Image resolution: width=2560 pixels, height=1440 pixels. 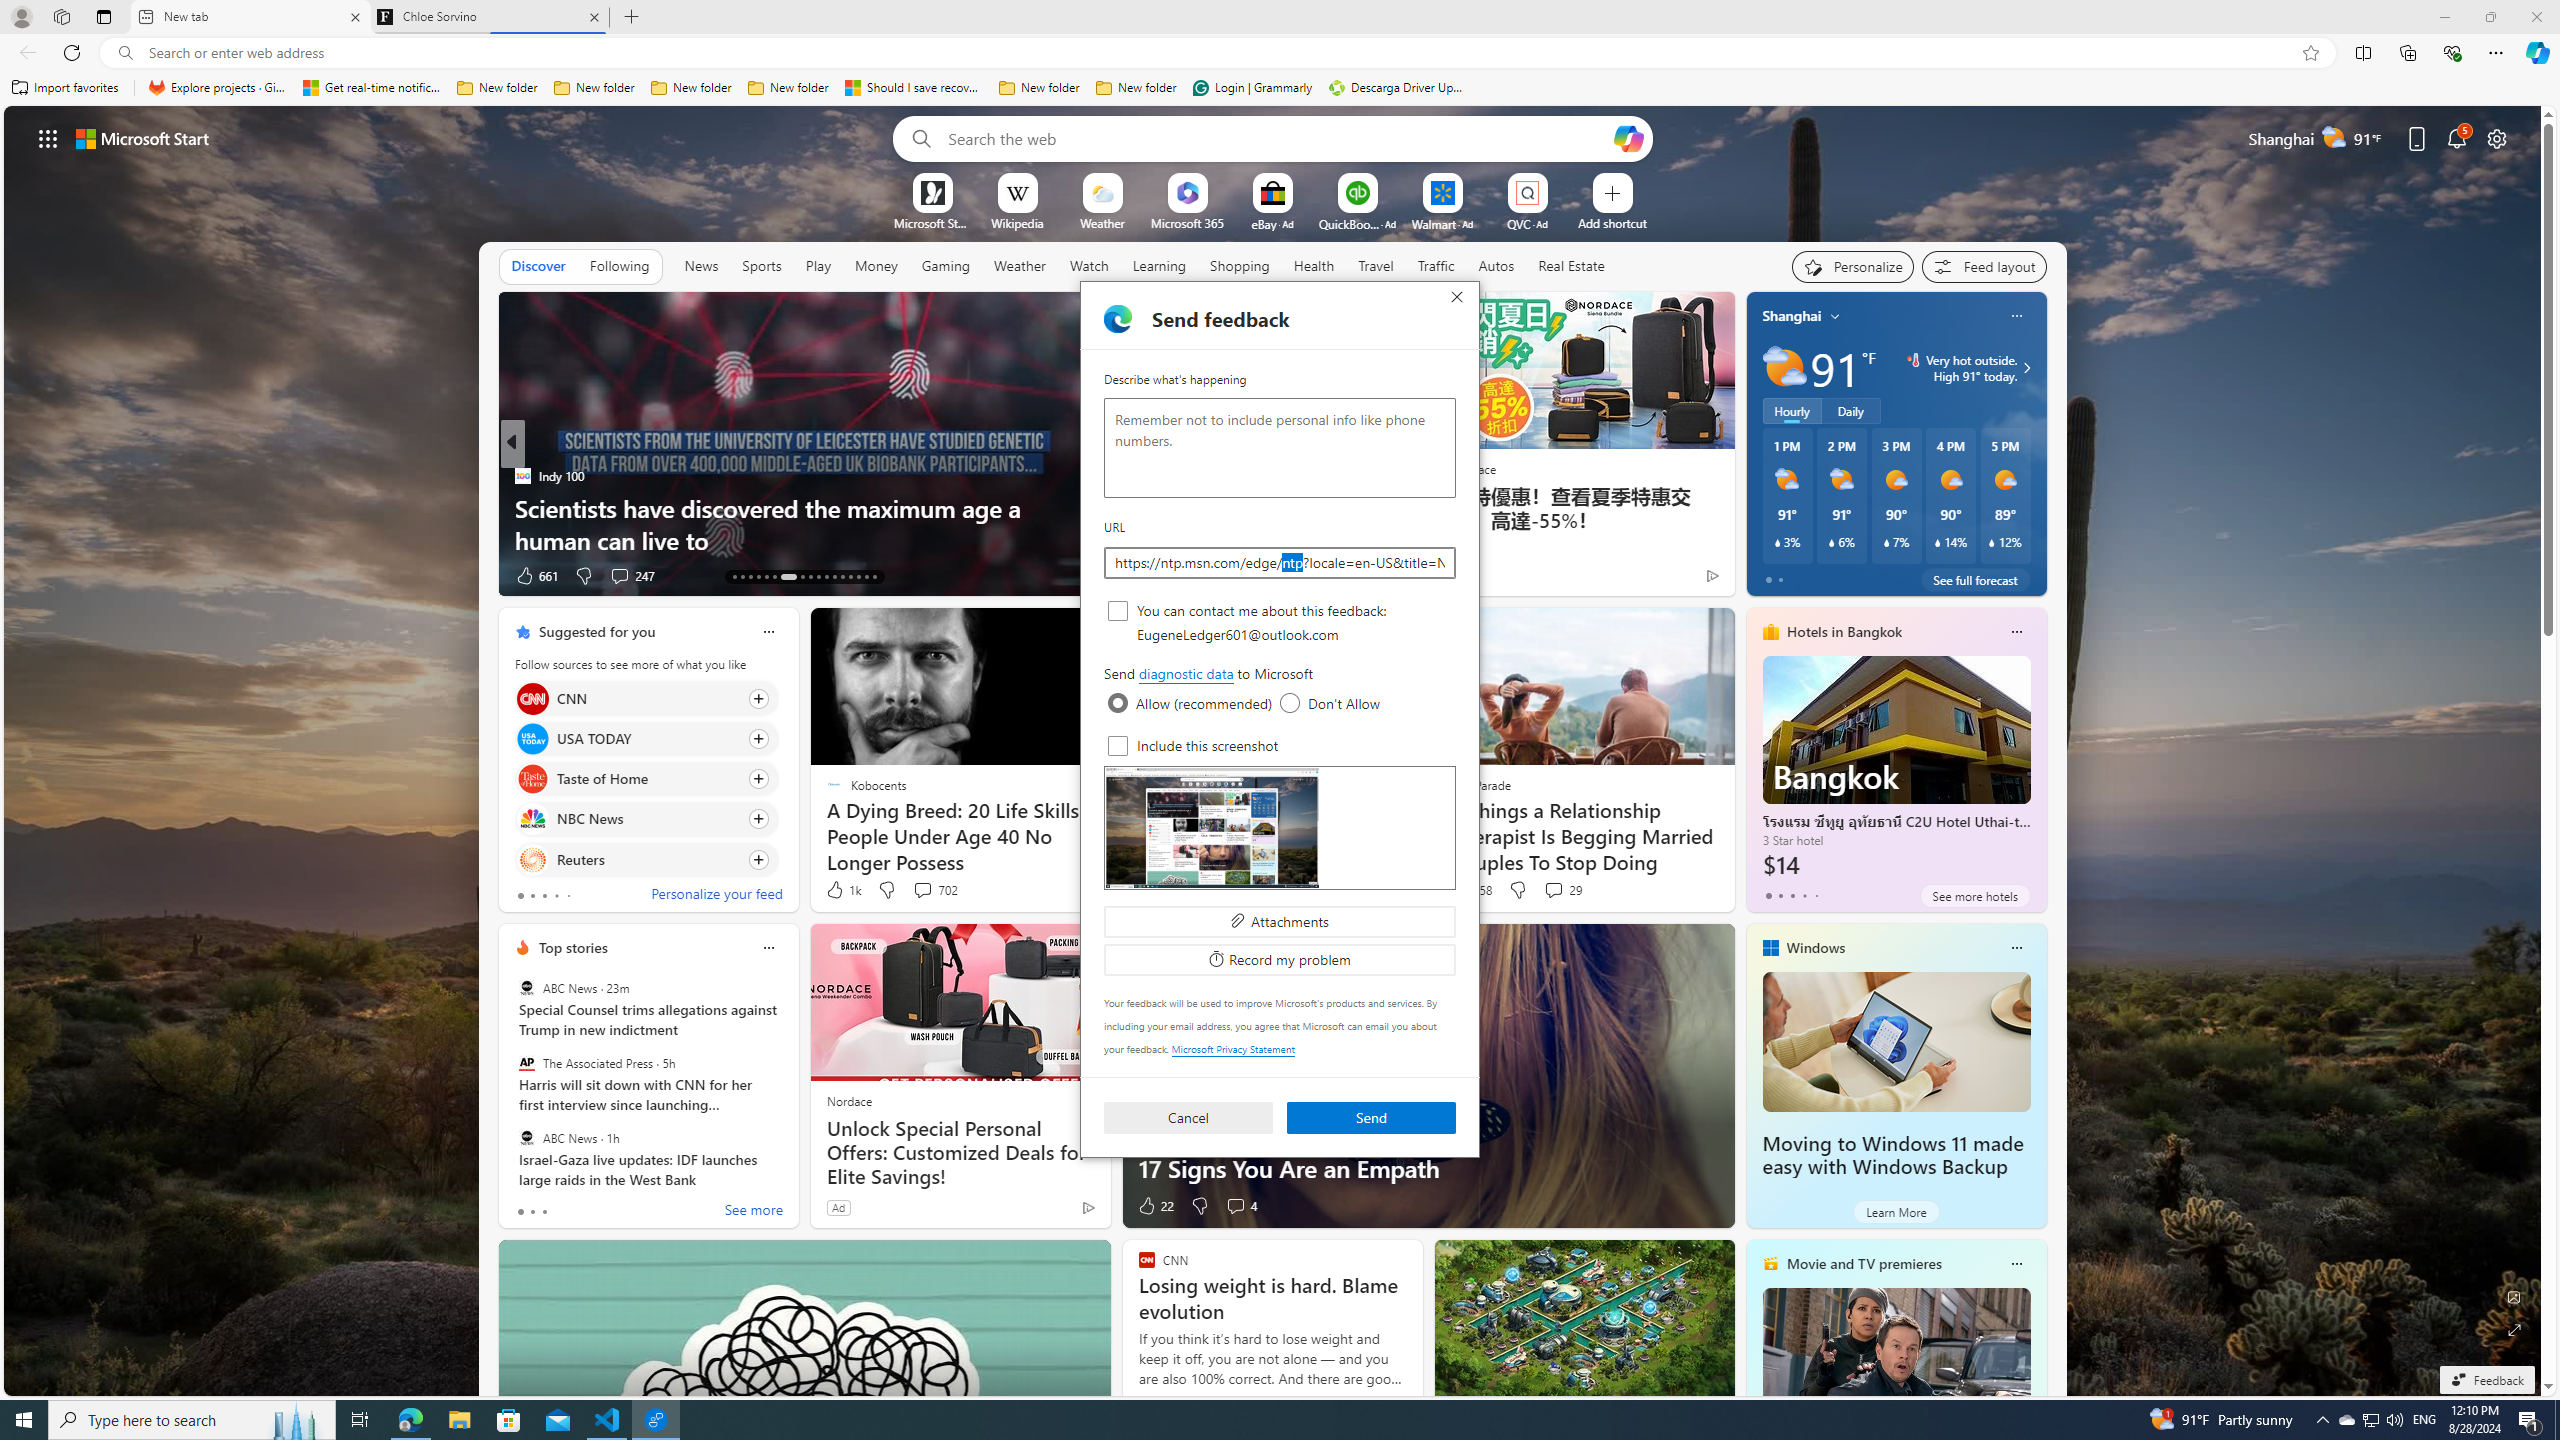 What do you see at coordinates (1435, 265) in the screenshot?
I see `'Traffic'` at bounding box center [1435, 265].